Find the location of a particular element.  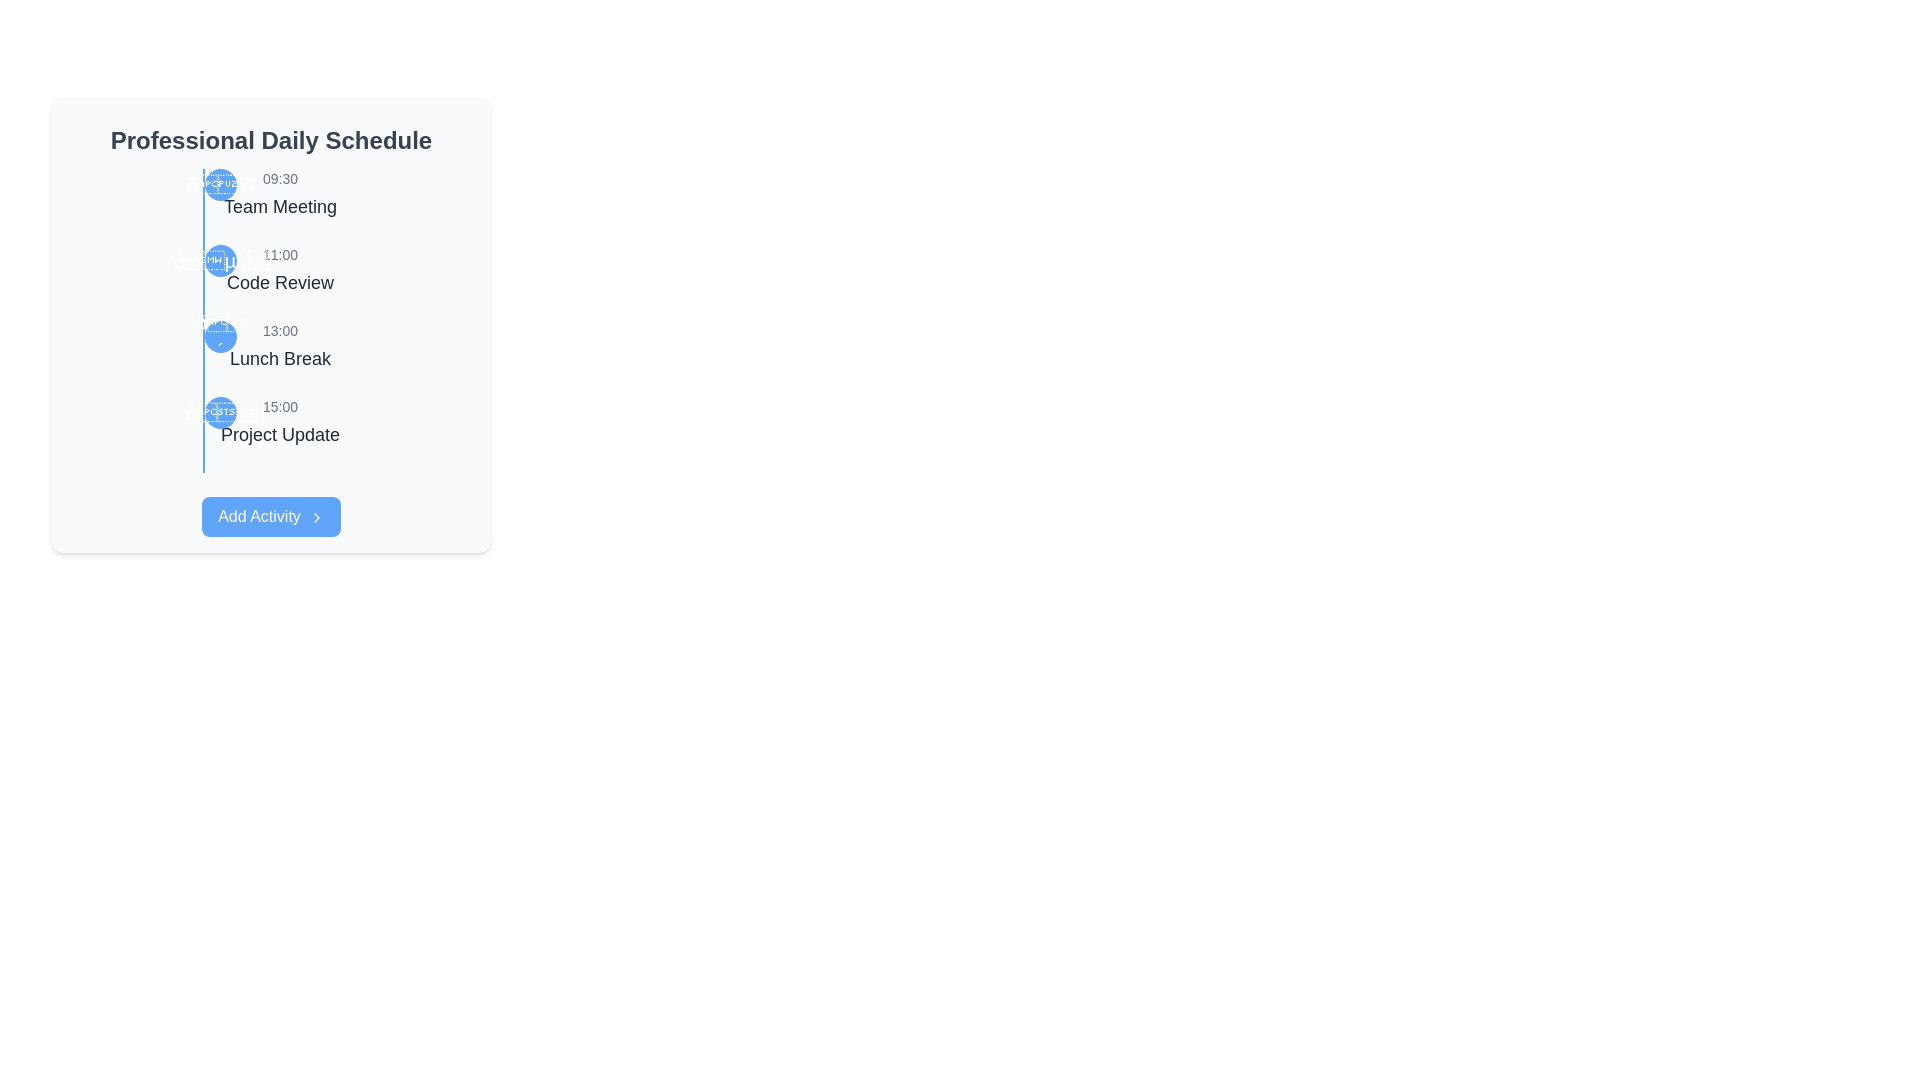

the 'Project Update' Timeline Item which is the fourth entry in the 'Professional Daily Schedule', located between 'Lunch Break' and 'Add Activity' is located at coordinates (279, 422).